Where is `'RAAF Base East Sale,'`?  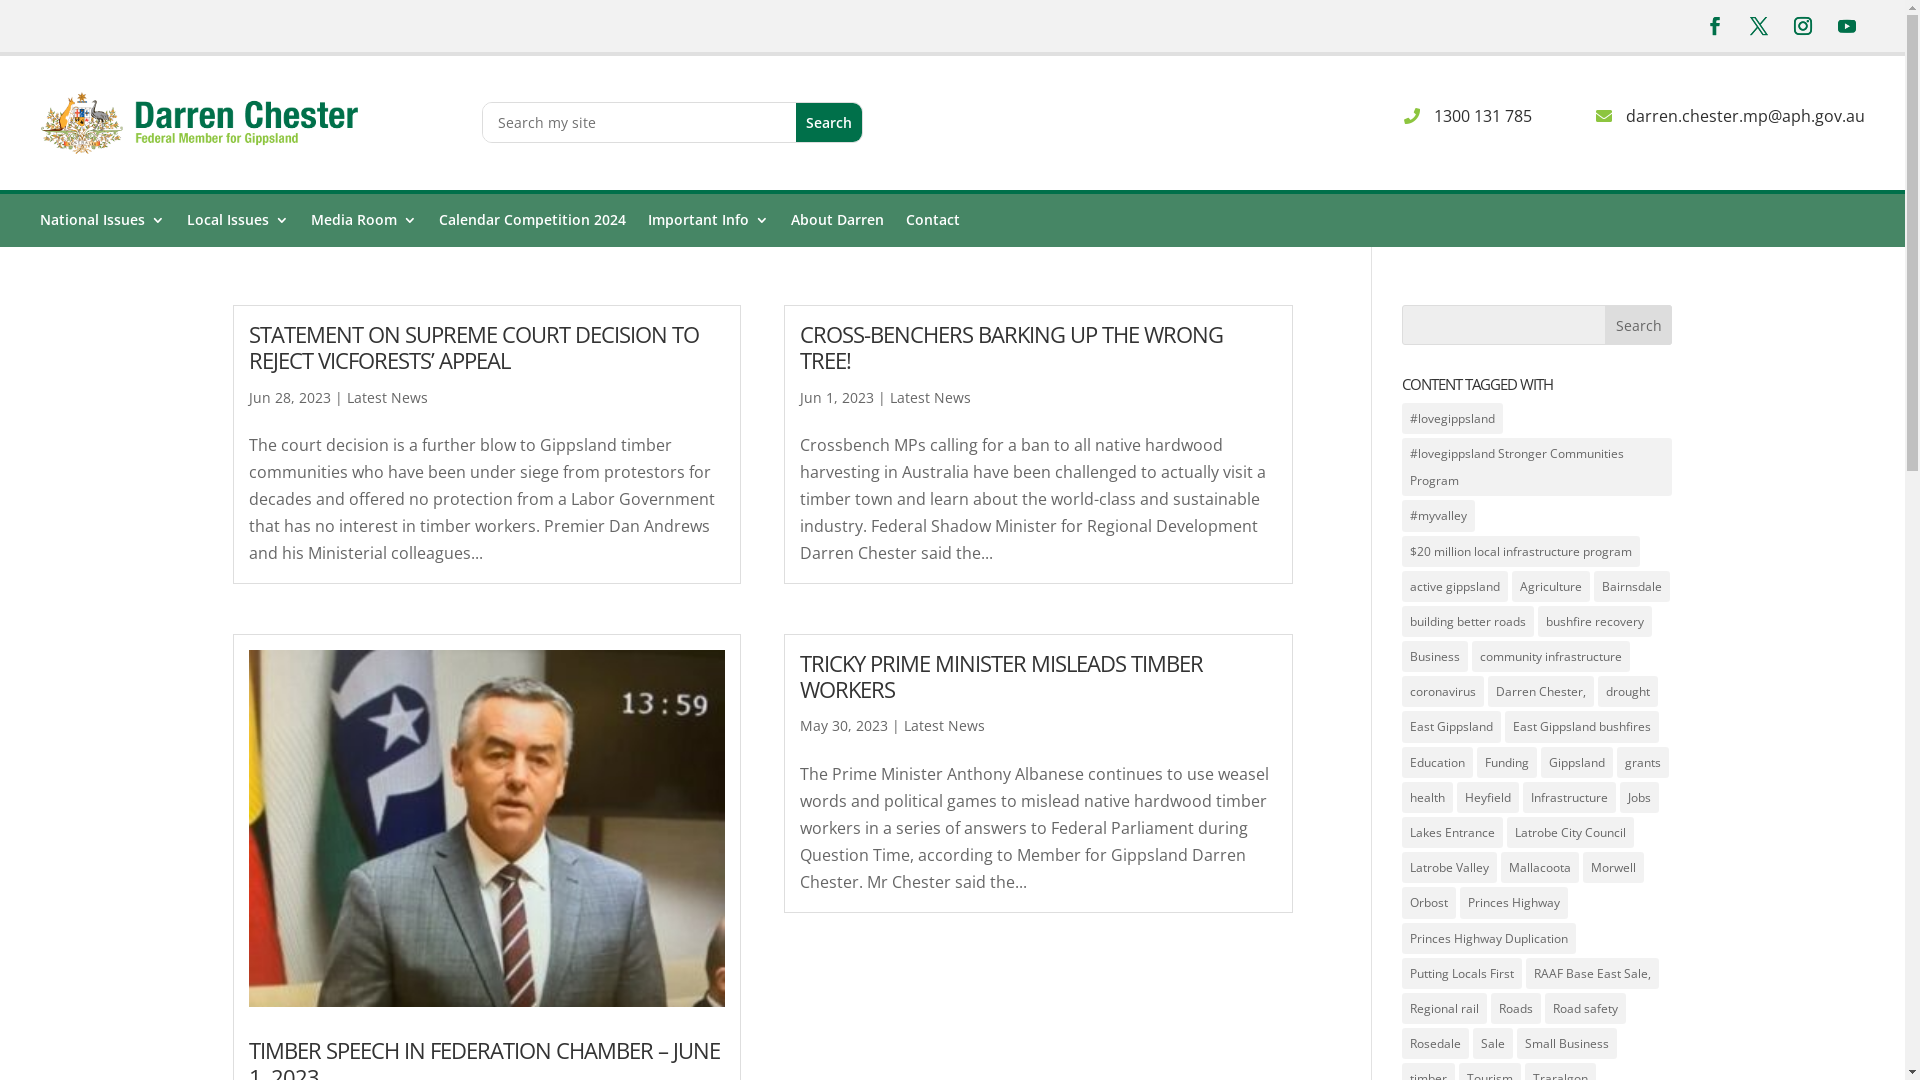
'RAAF Base East Sale,' is located at coordinates (1591, 972).